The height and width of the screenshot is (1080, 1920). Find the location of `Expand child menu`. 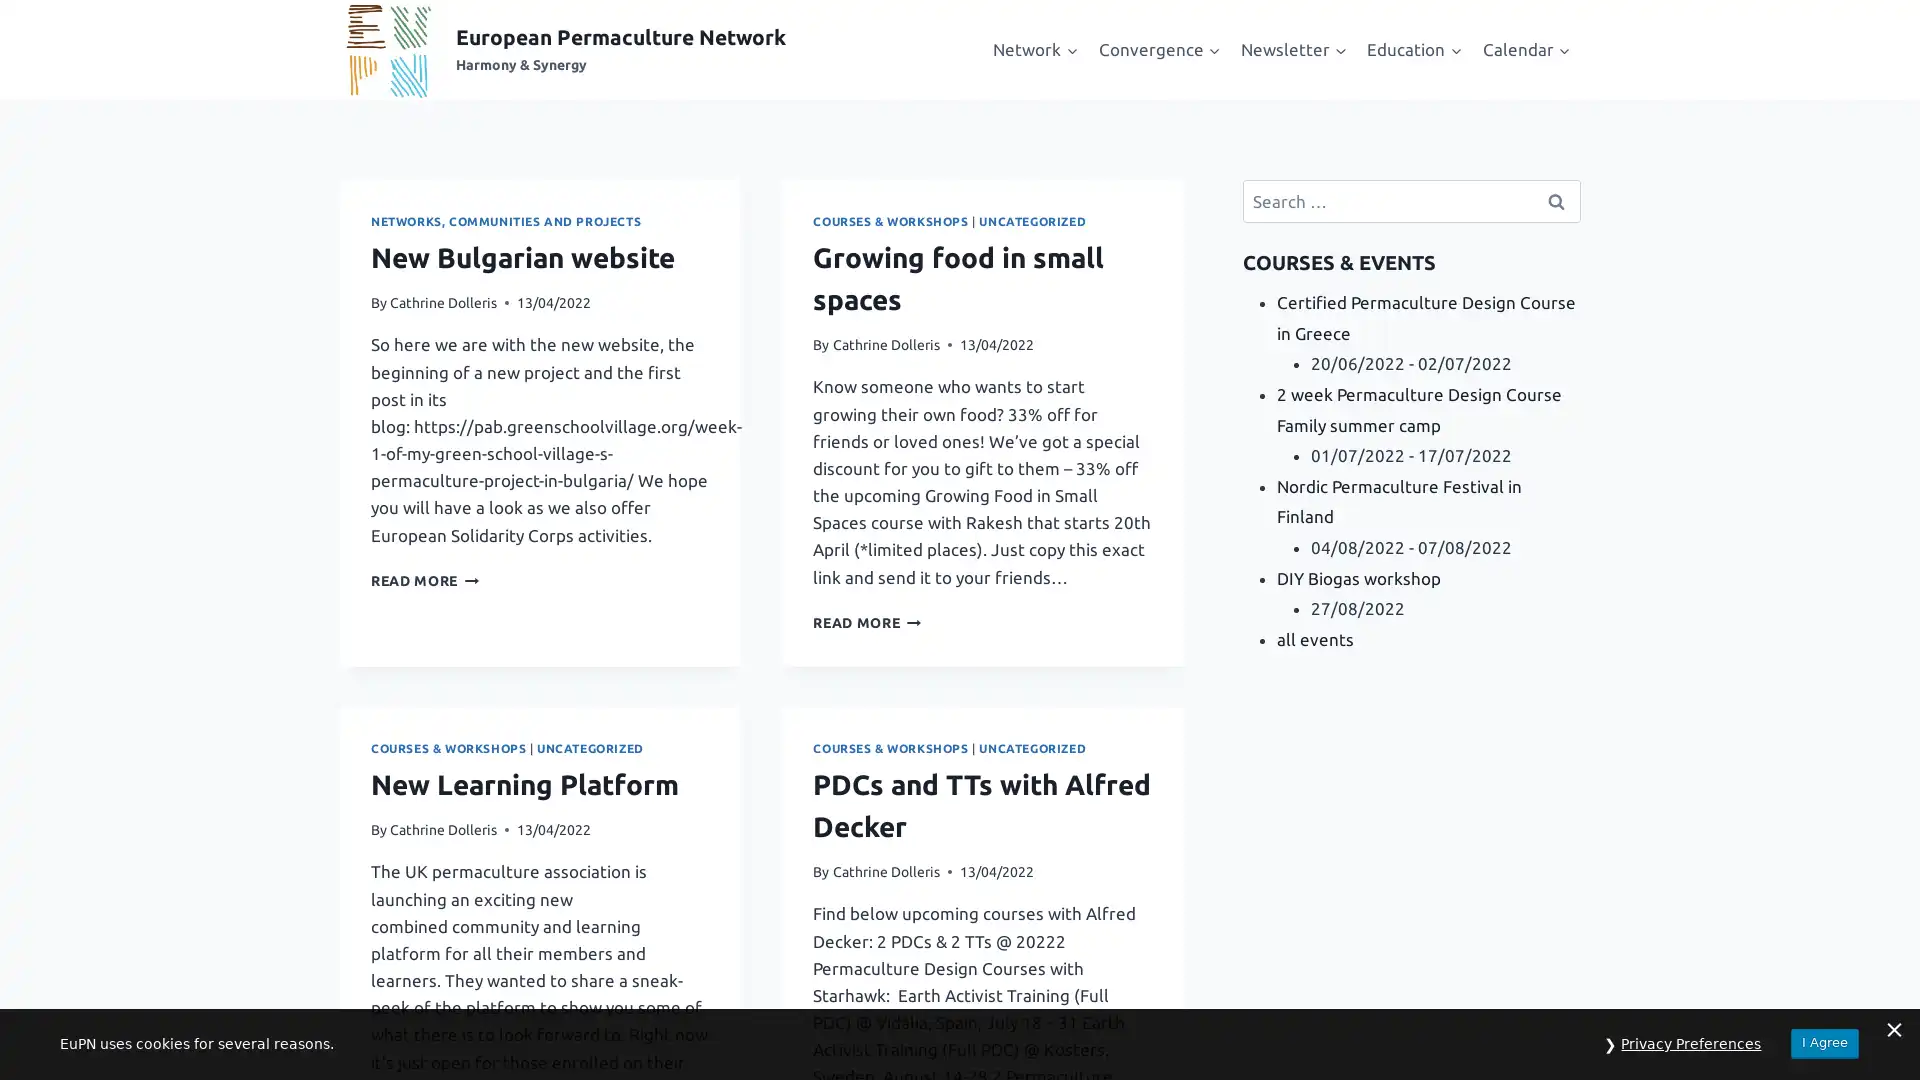

Expand child menu is located at coordinates (1413, 48).